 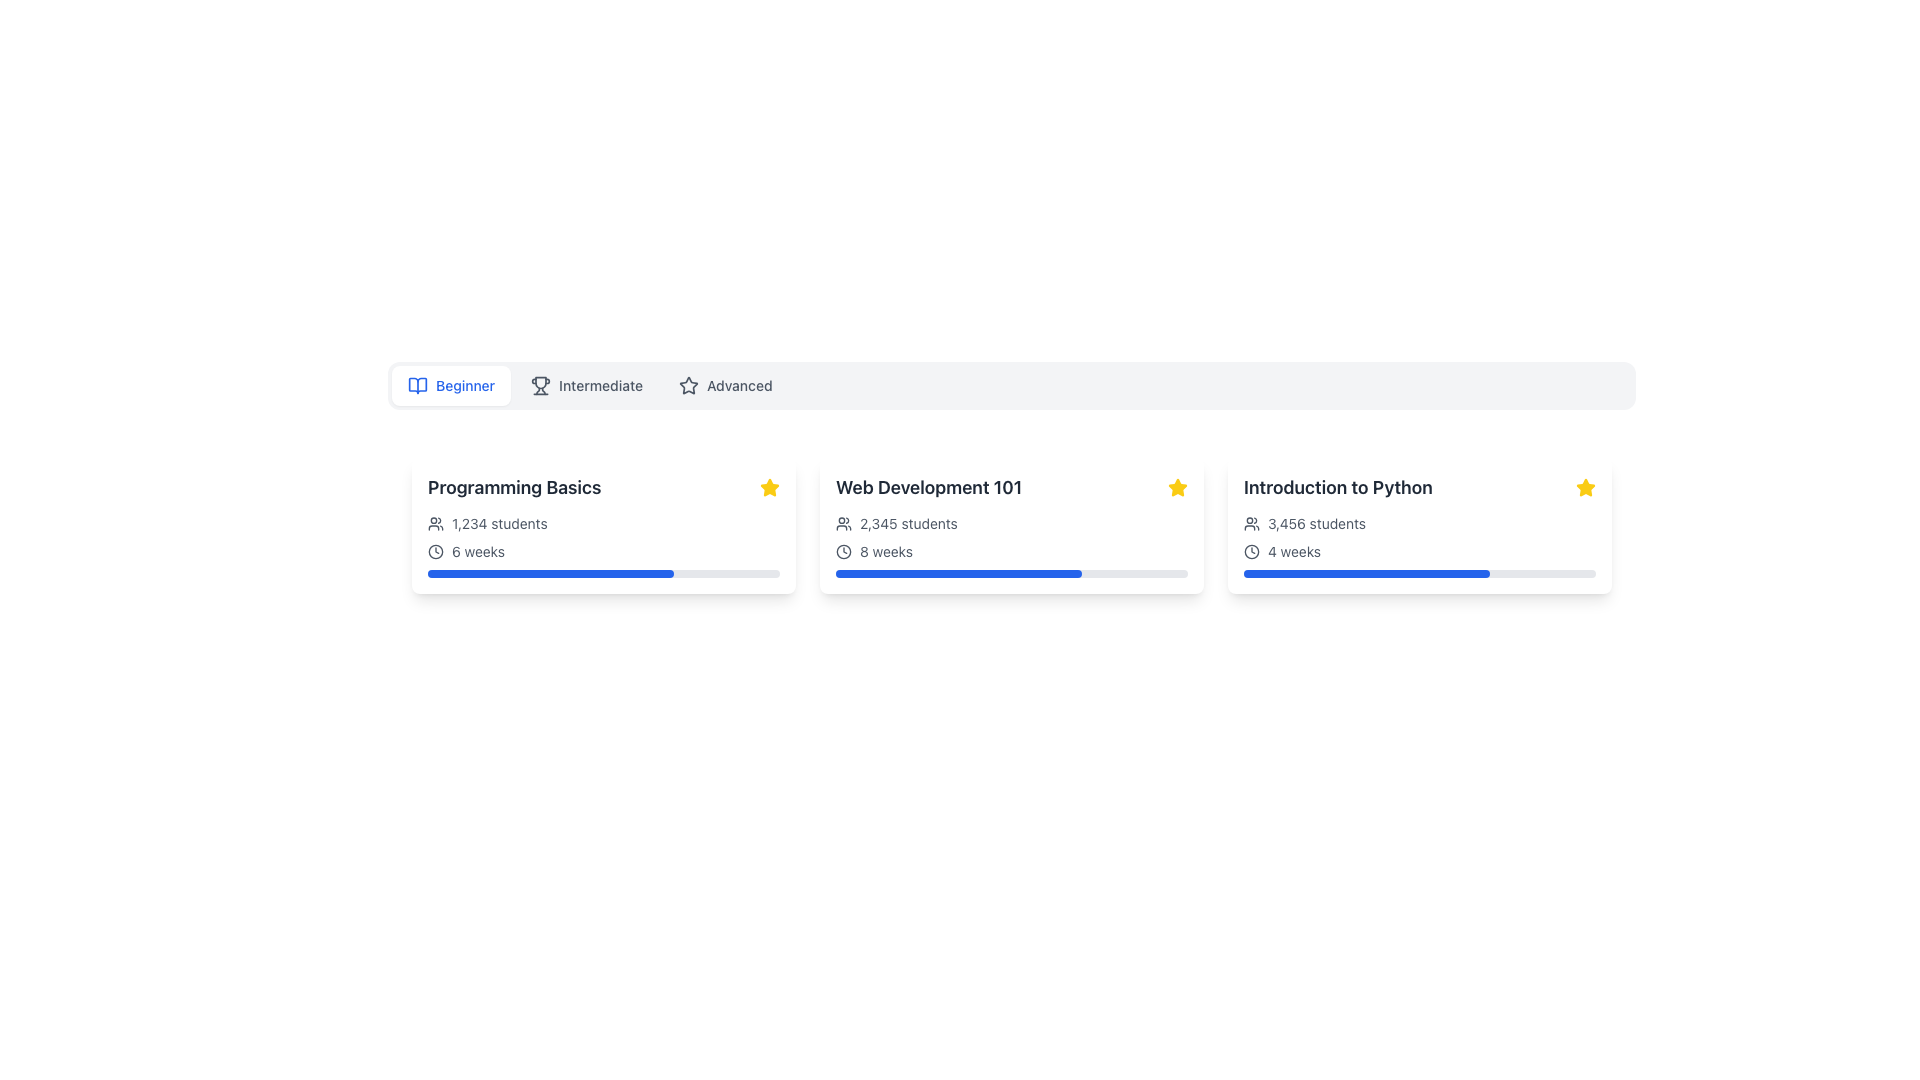 What do you see at coordinates (541, 385) in the screenshot?
I see `the 'Intermediate' label associated with the trophy icon, which is positioned directly to the right of the icon in the navigation bar` at bounding box center [541, 385].